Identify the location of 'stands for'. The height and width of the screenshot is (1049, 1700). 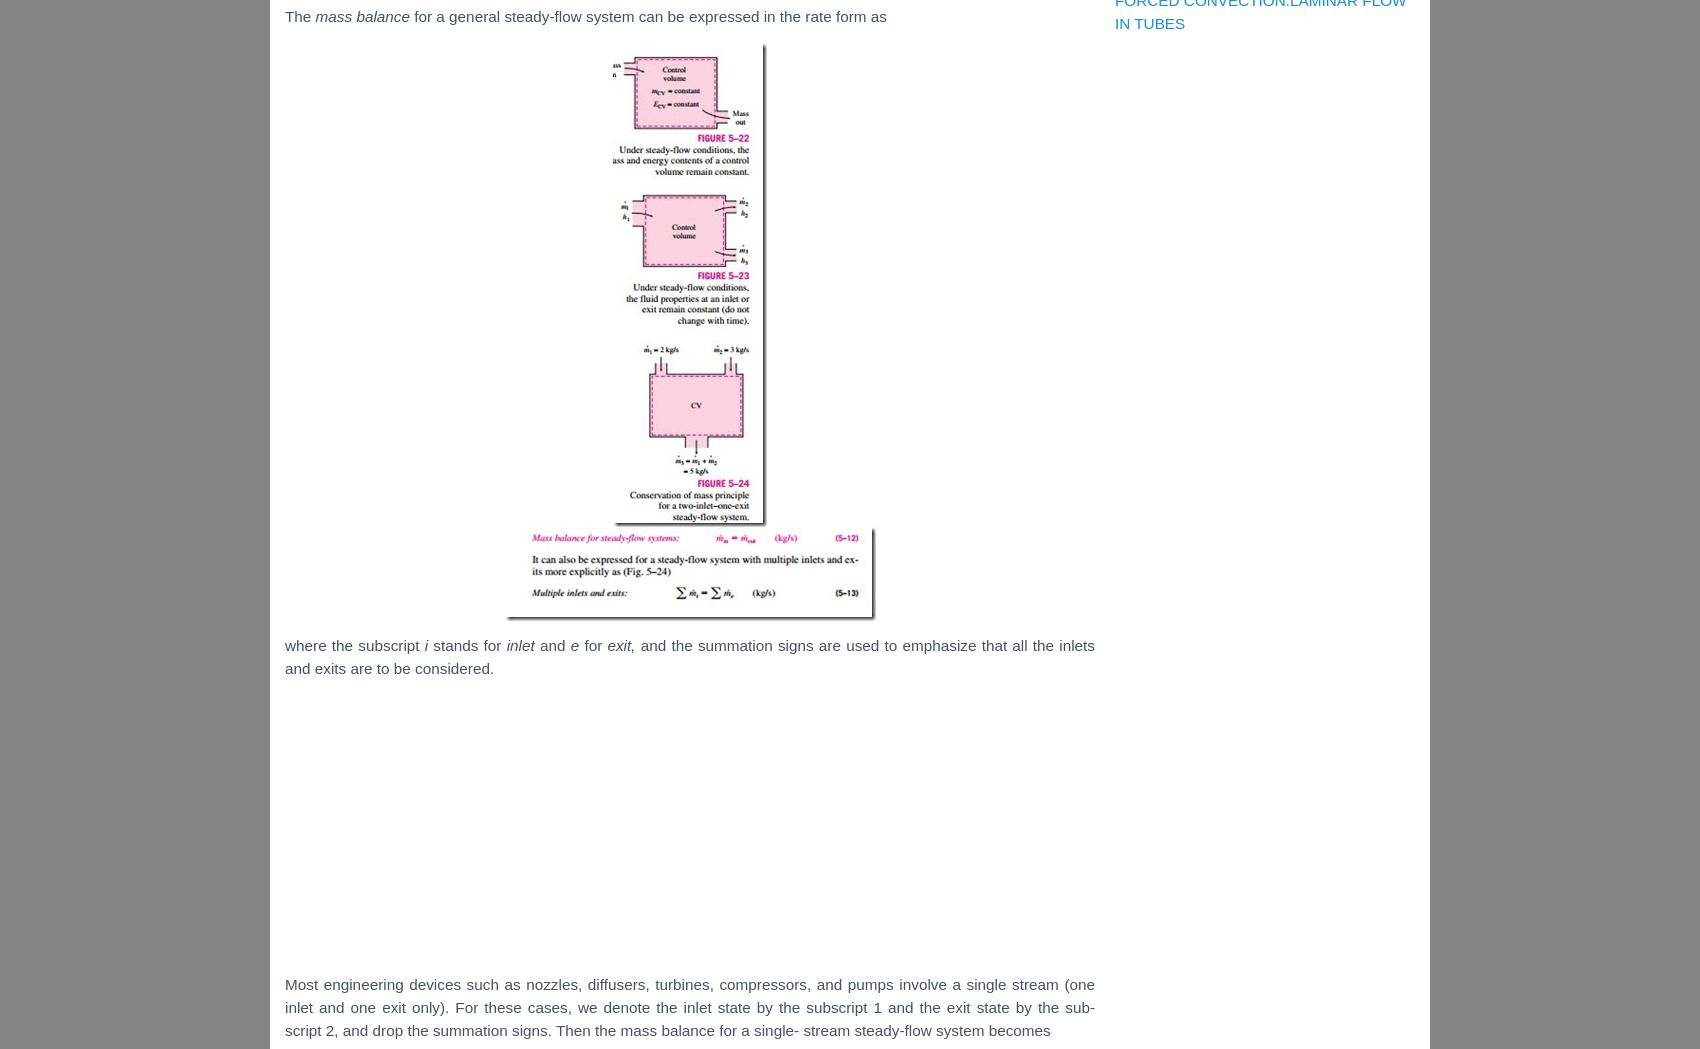
(469, 644).